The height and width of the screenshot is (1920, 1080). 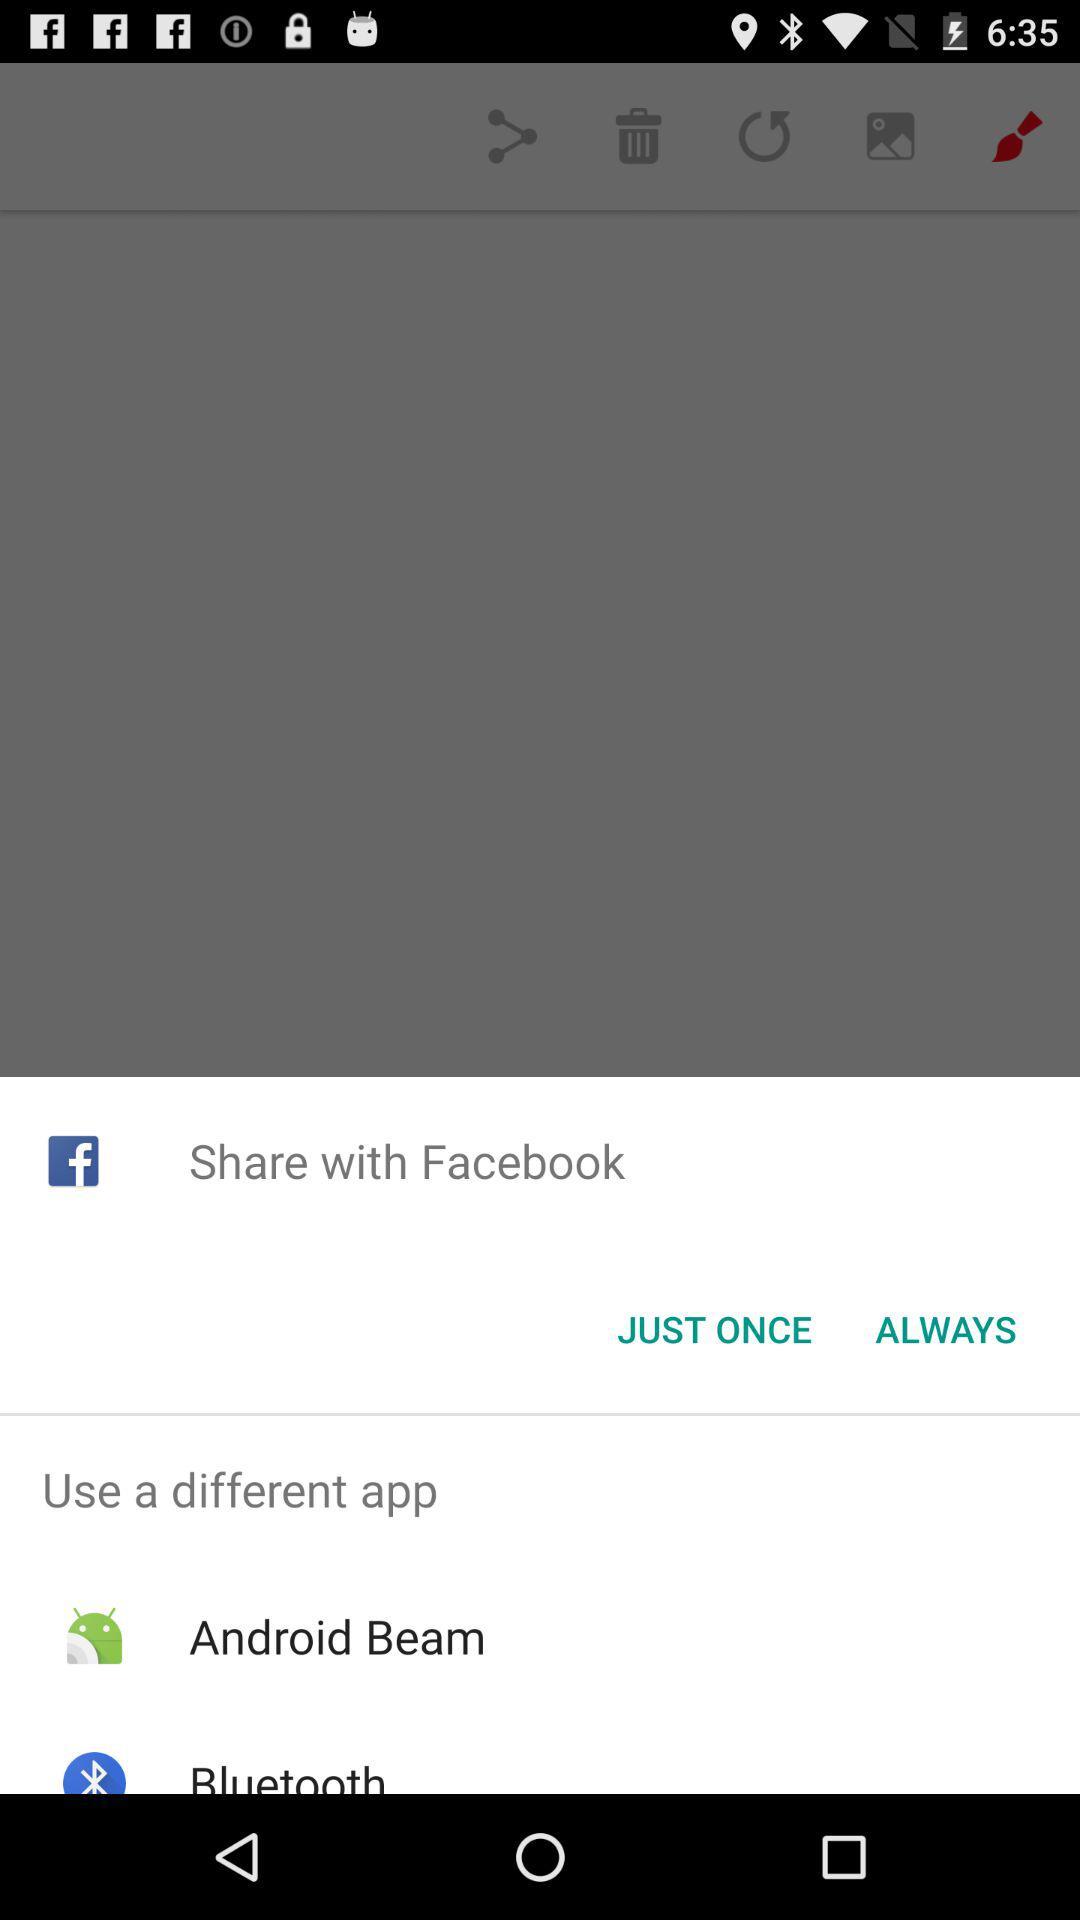 What do you see at coordinates (713, 1329) in the screenshot?
I see `icon to the left of always icon` at bounding box center [713, 1329].